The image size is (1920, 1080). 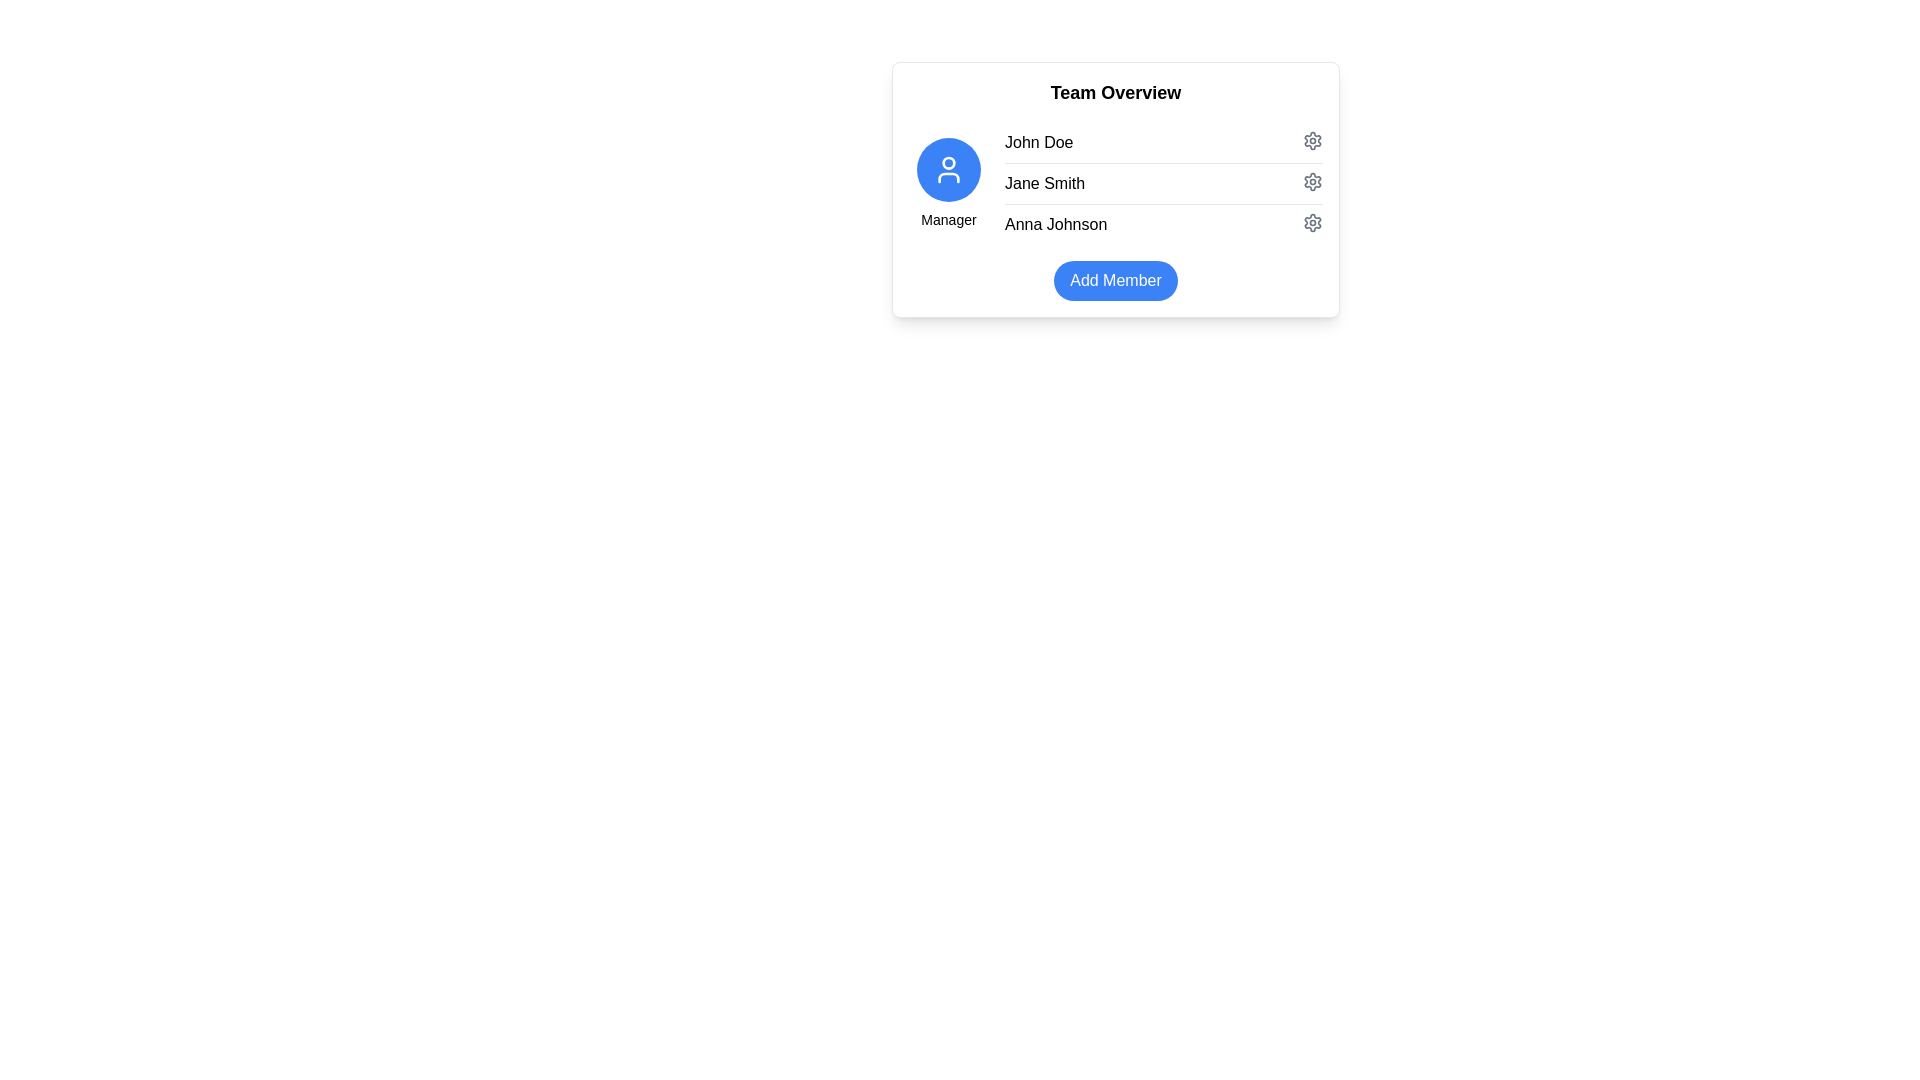 What do you see at coordinates (1163, 183) in the screenshot?
I see `the list item displaying 'Jane Smith', which is the second item in the vertical list, located between 'John Doe' and 'Anna Johnson'` at bounding box center [1163, 183].